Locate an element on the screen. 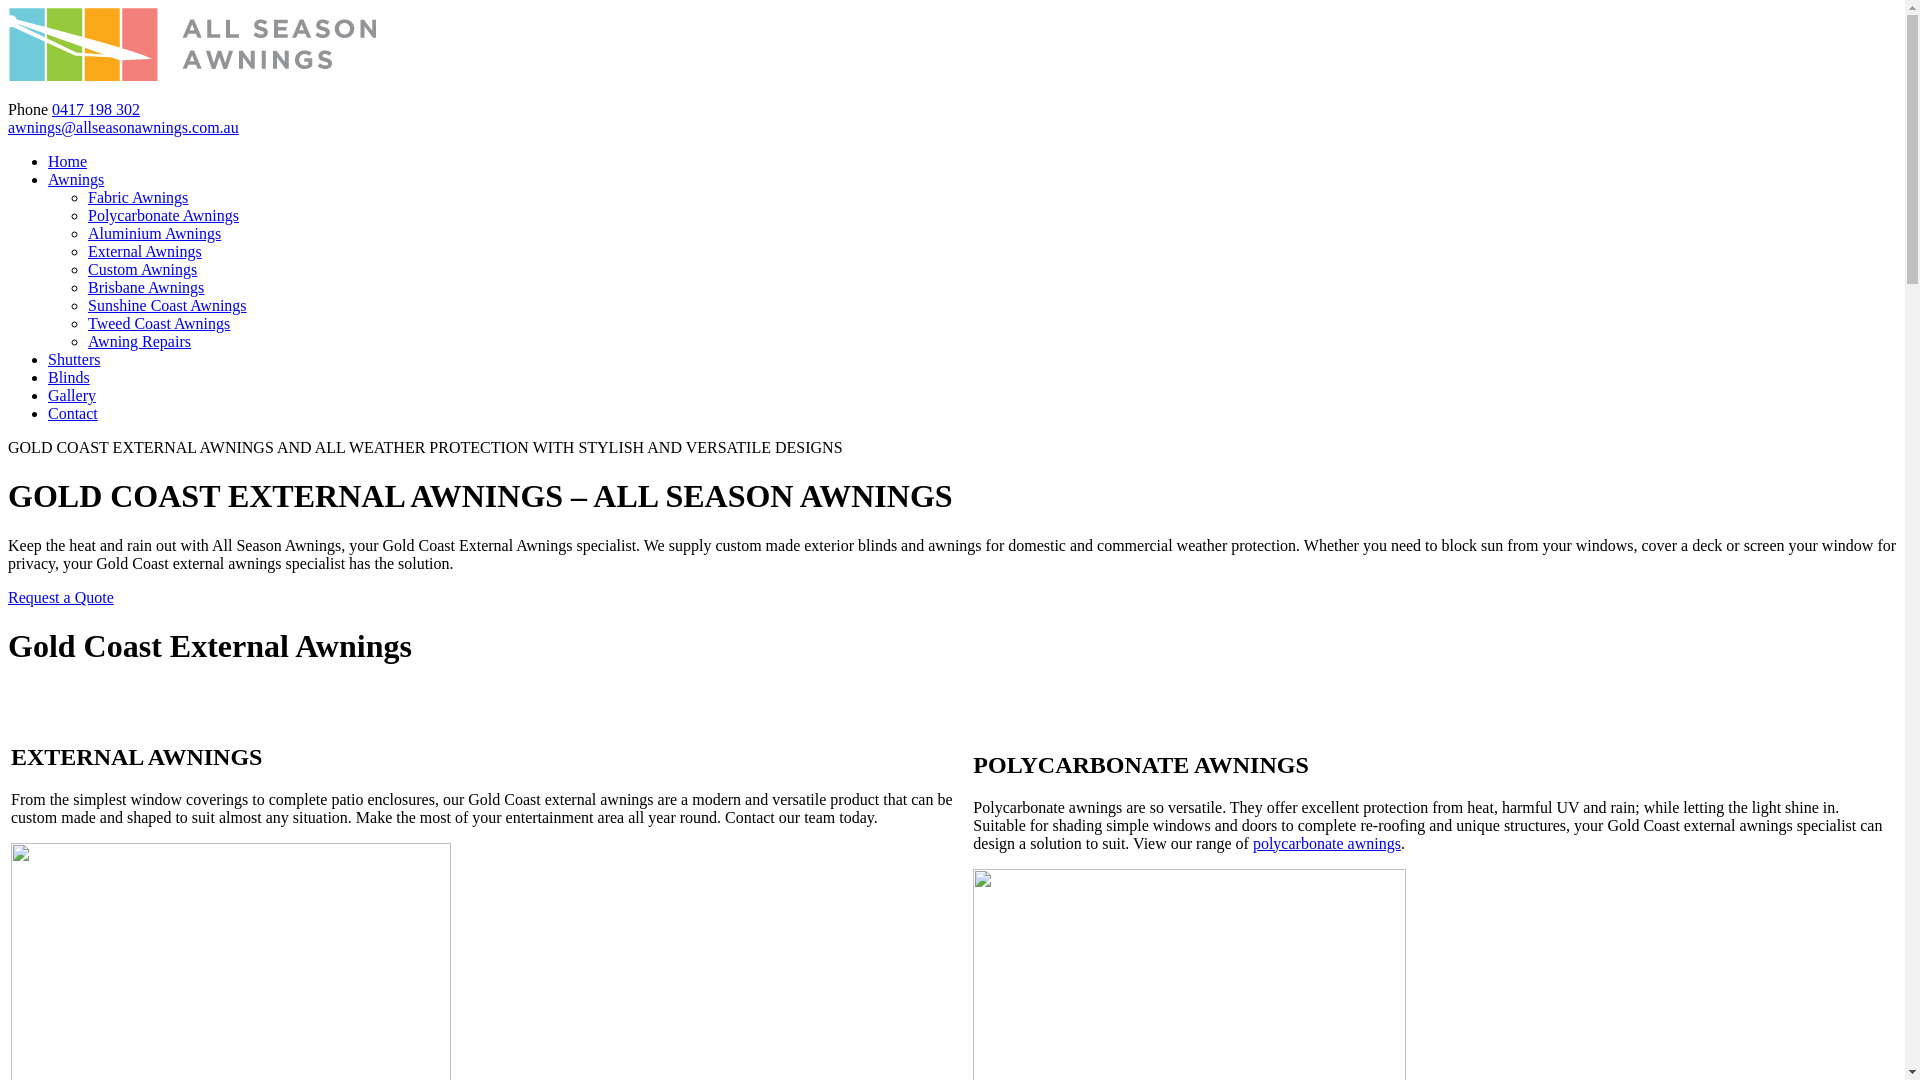 The width and height of the screenshot is (1920, 1080). 'Sunshine Coast Awnings' is located at coordinates (86, 305).